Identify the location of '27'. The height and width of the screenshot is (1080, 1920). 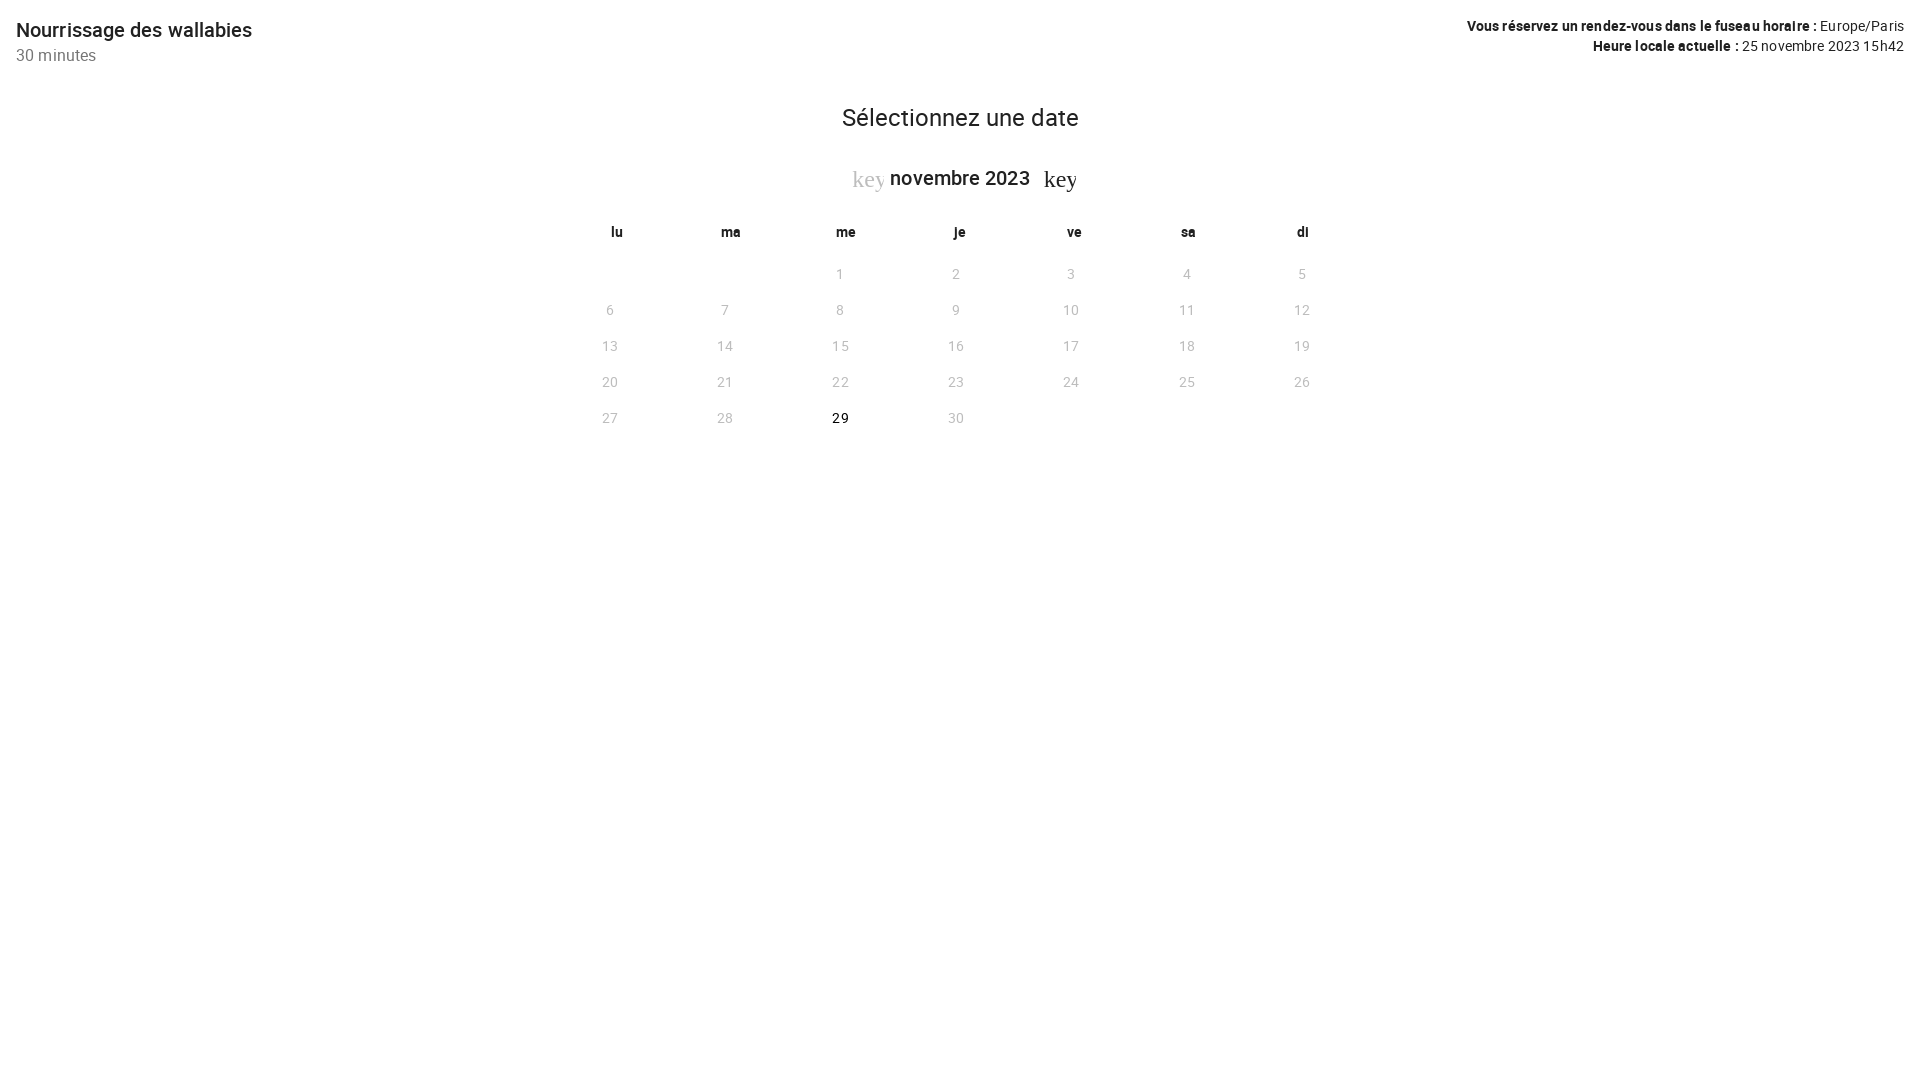
(608, 416).